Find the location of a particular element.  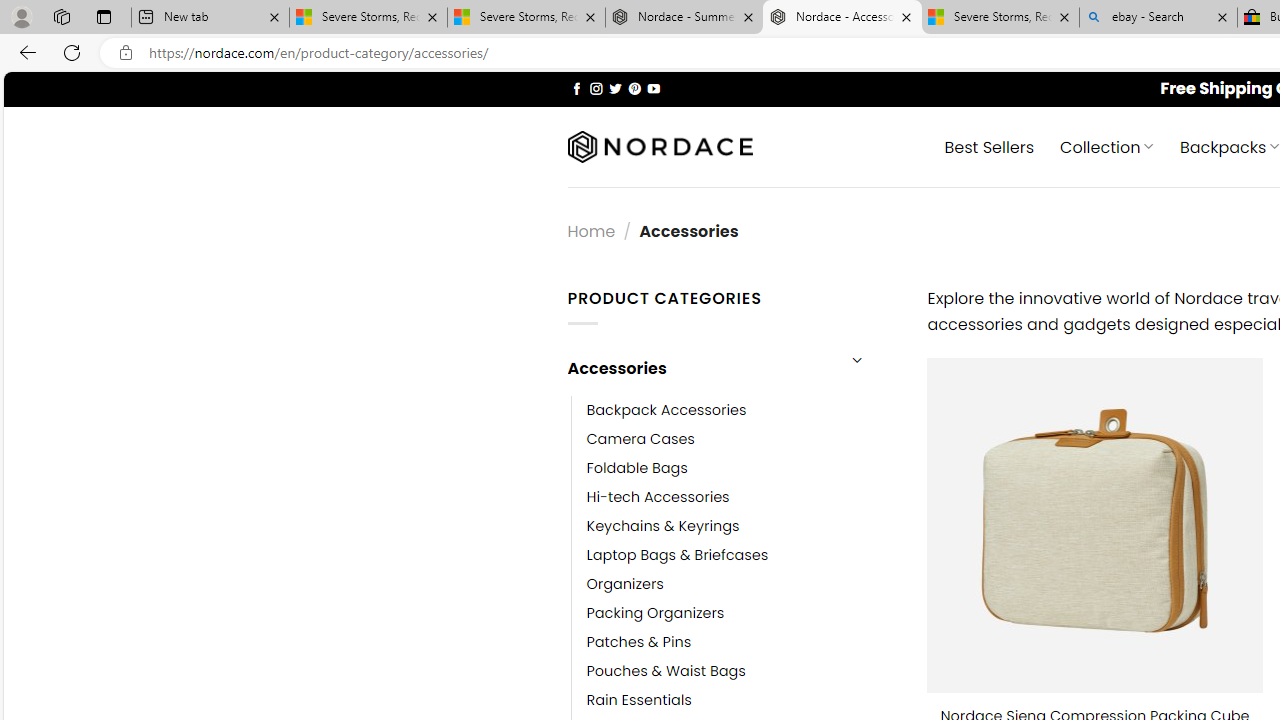

'ebay - Search' is located at coordinates (1158, 17).